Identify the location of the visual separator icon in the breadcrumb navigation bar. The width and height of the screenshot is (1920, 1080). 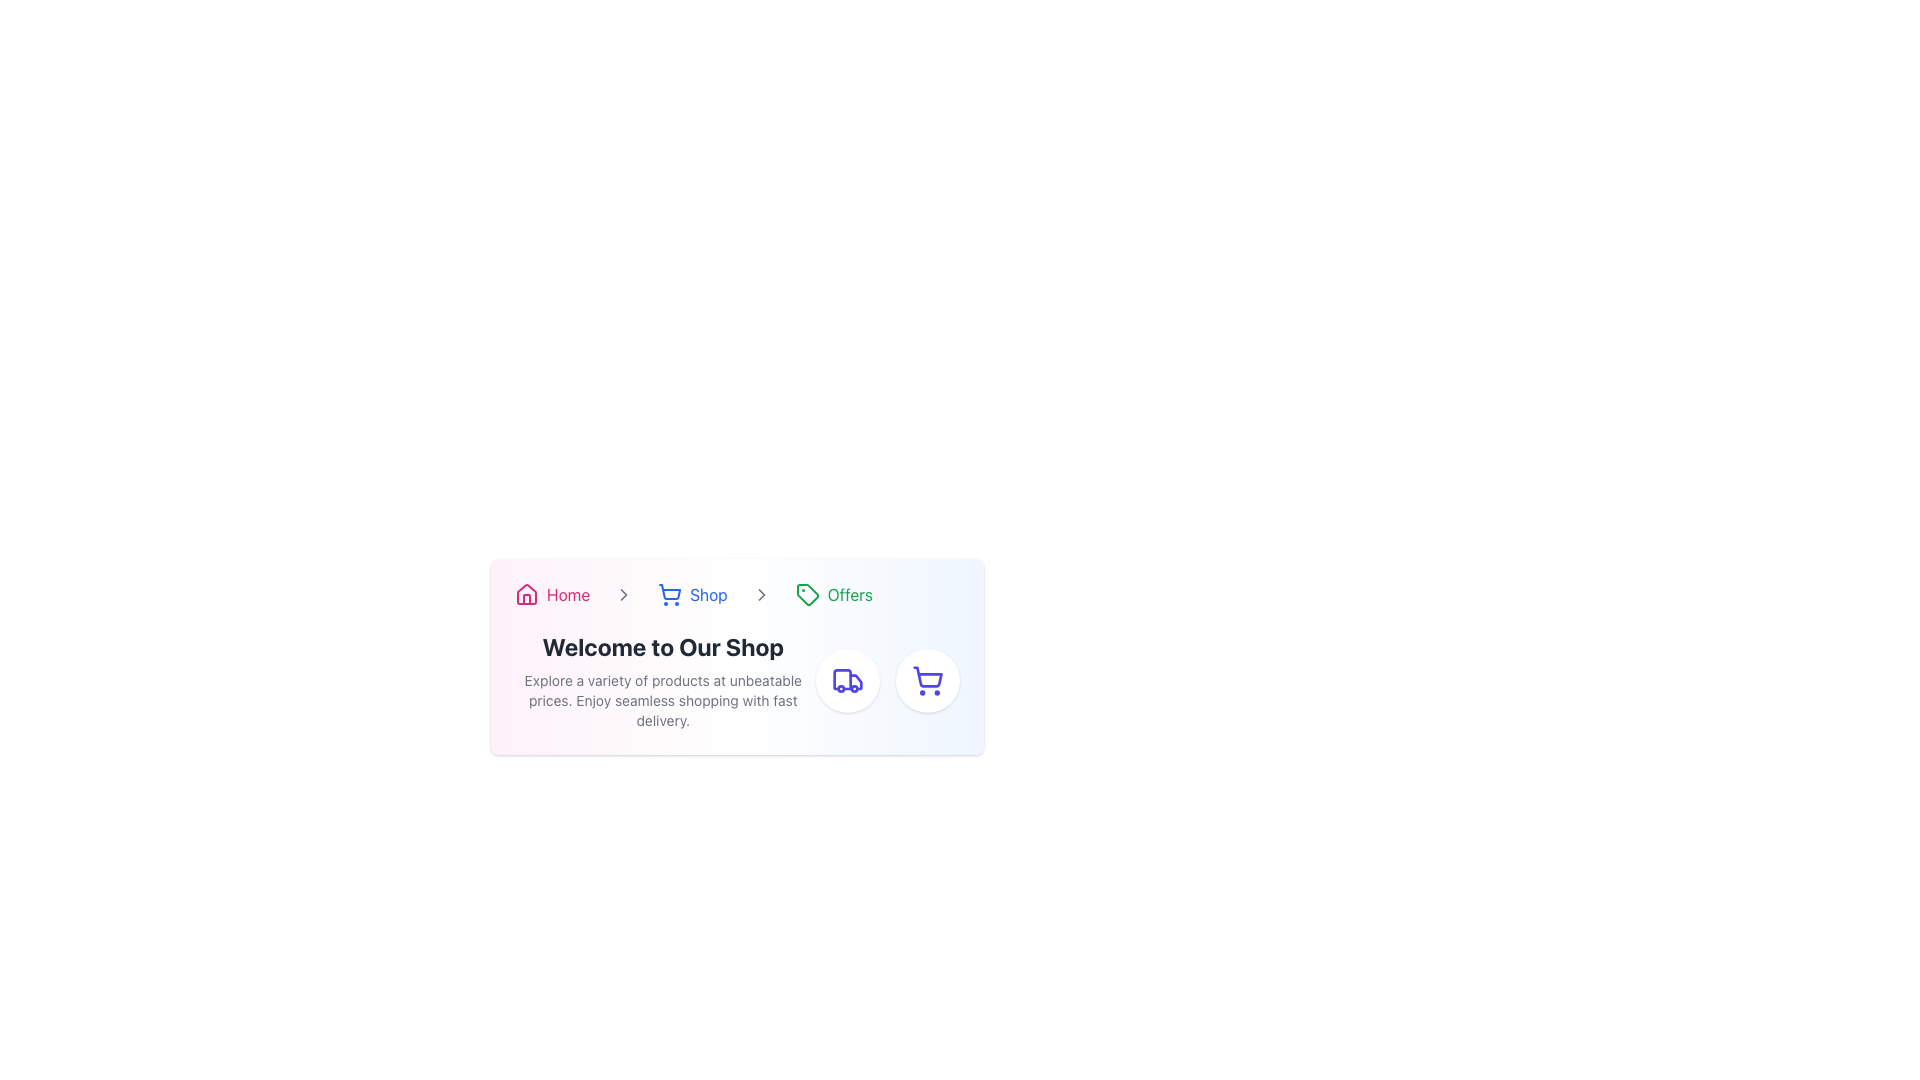
(623, 593).